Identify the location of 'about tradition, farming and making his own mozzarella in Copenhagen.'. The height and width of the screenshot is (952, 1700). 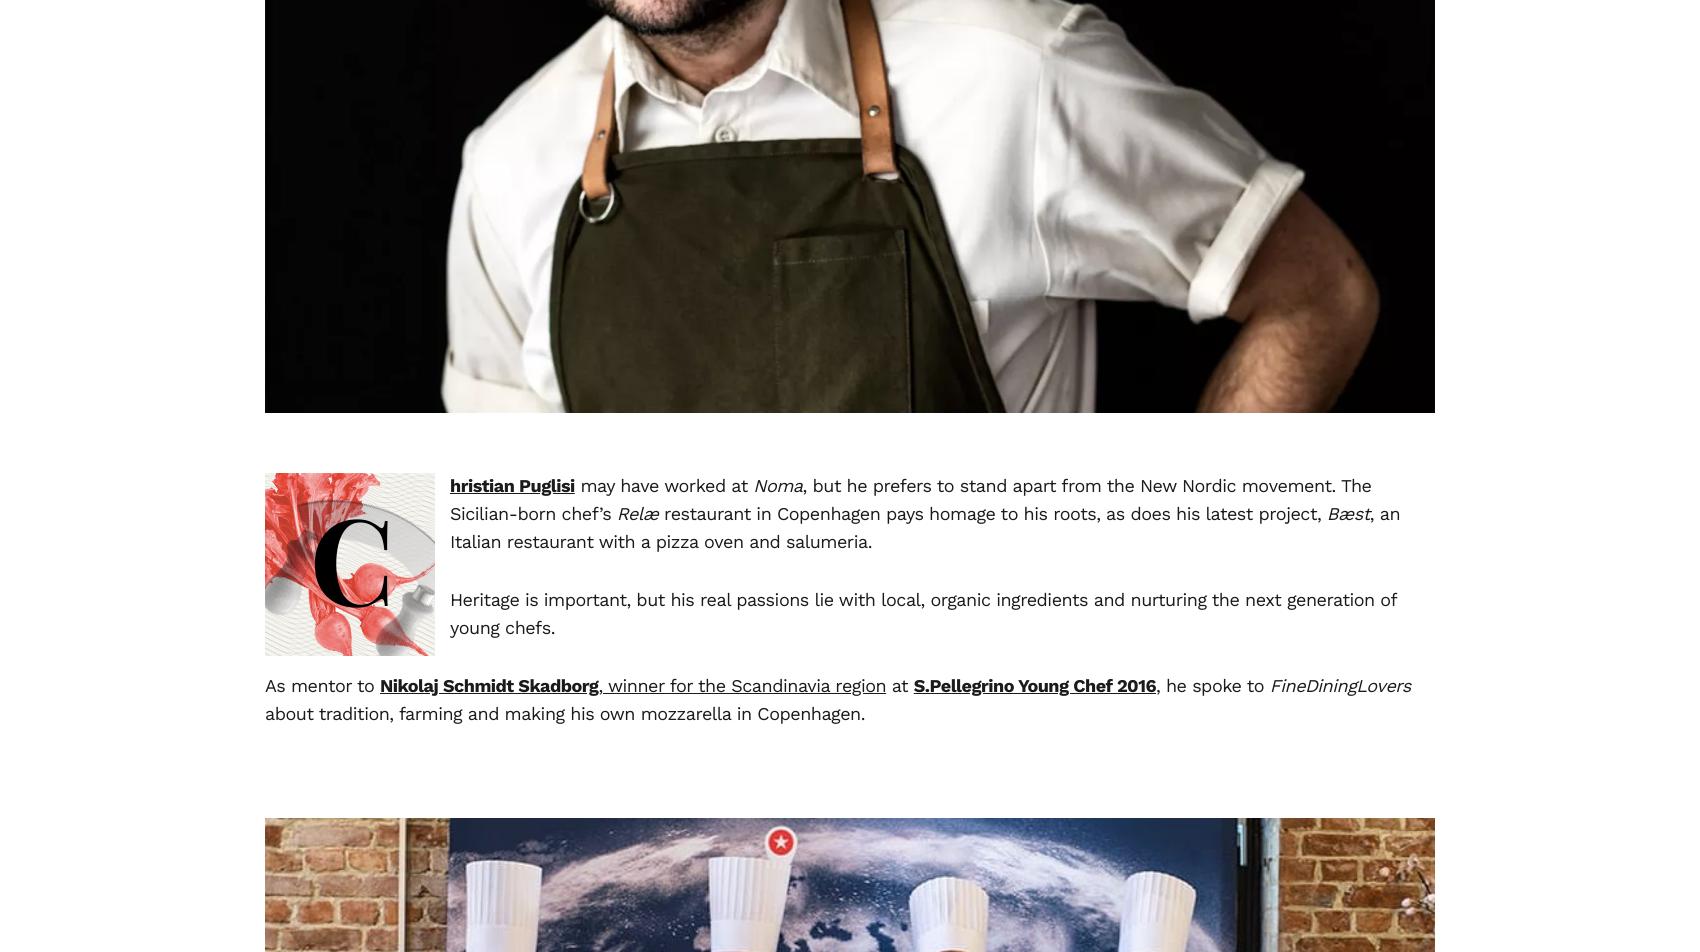
(564, 714).